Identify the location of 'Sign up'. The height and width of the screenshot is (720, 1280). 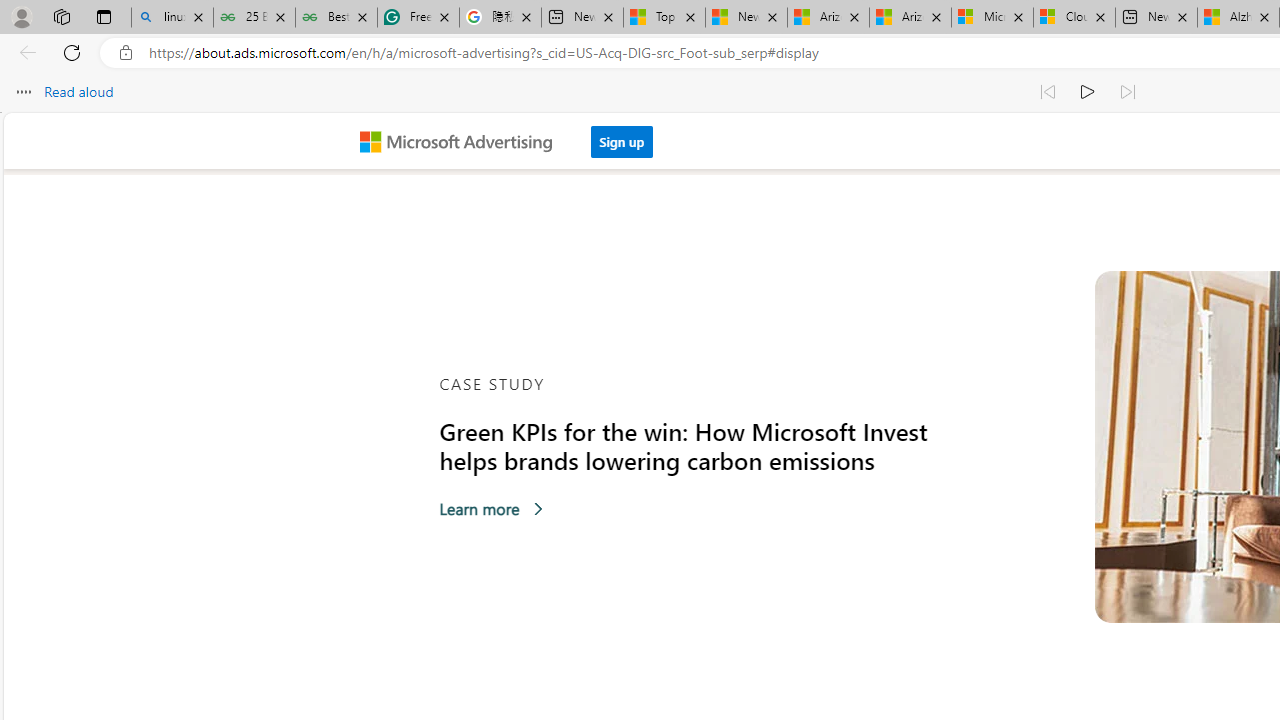
(621, 135).